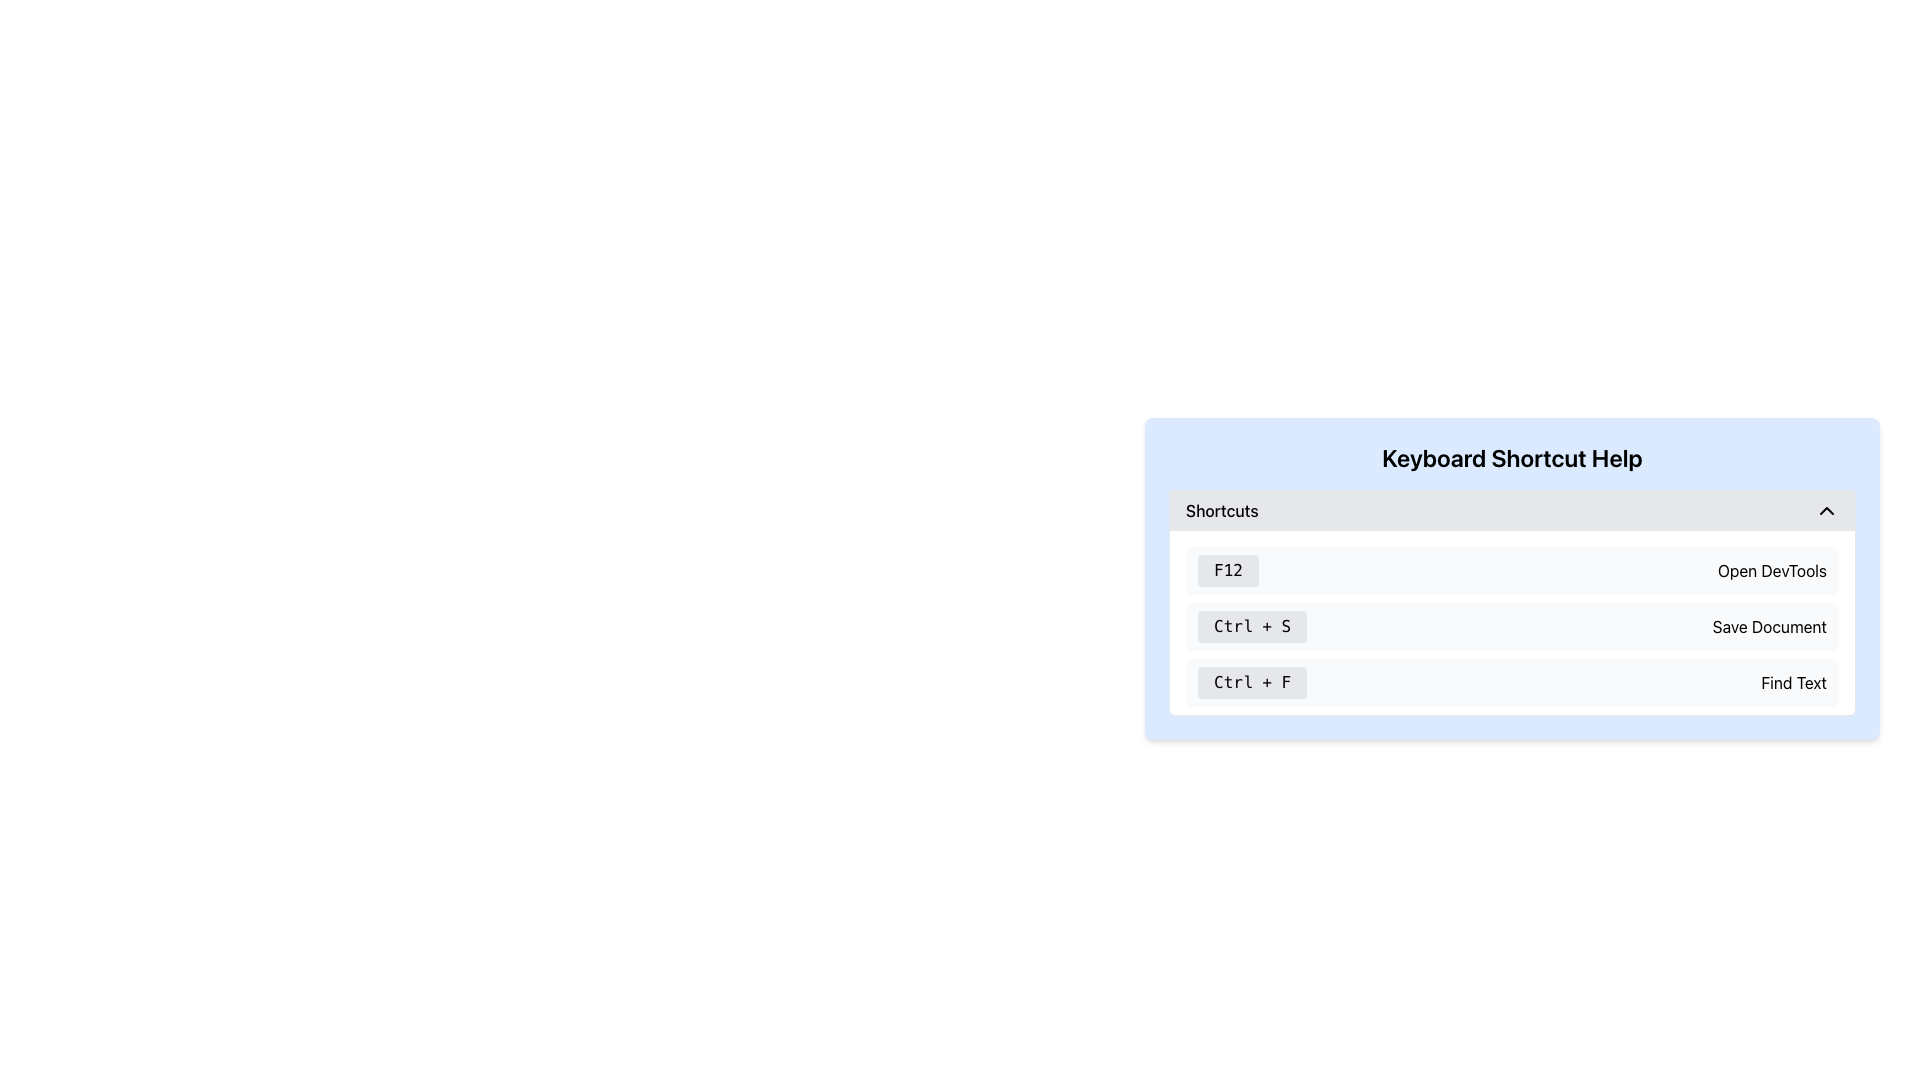  I want to click on the 'F12' button, a small rectangular button with rounded corners styled in light gray, located in the 'Shortcuts' section of the 'Keyboard Shortcut Help' area, so click(1227, 570).